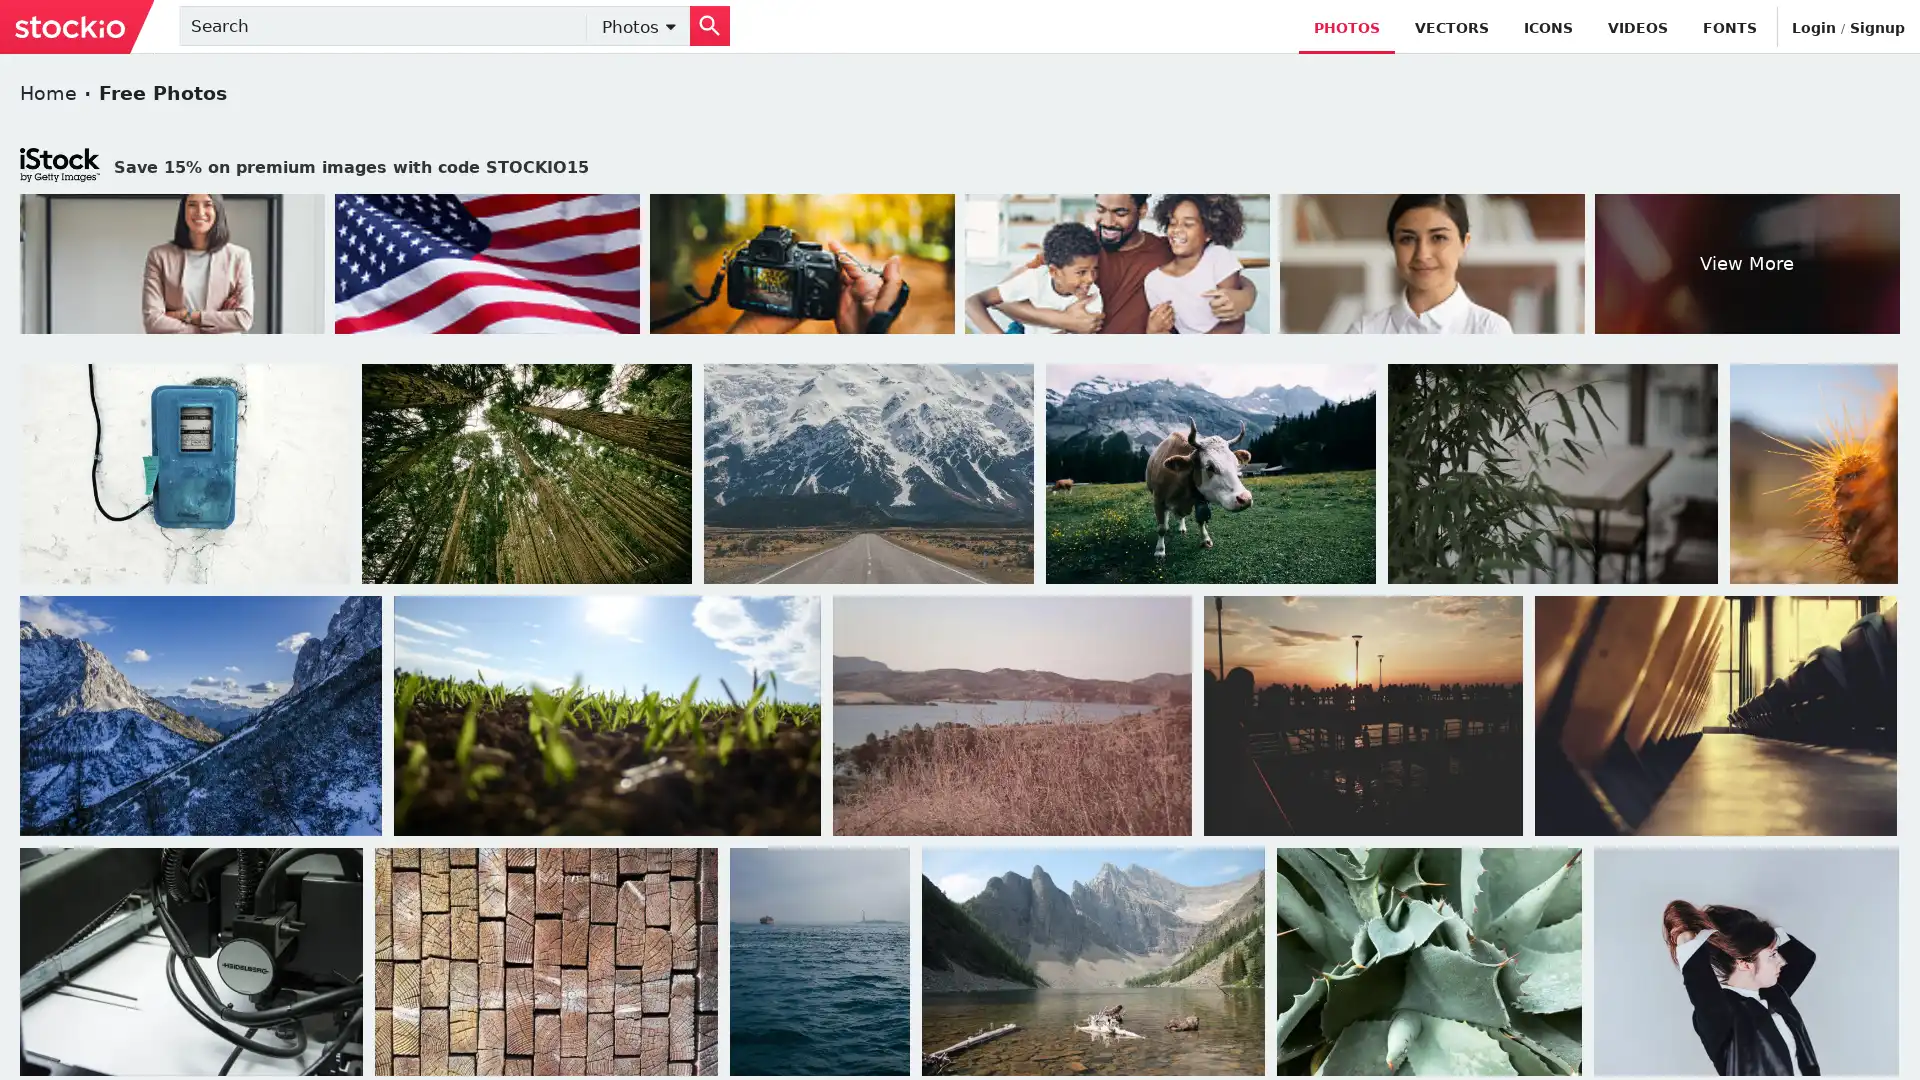 This screenshot has width=1920, height=1080. What do you see at coordinates (710, 26) in the screenshot?
I see `Search` at bounding box center [710, 26].